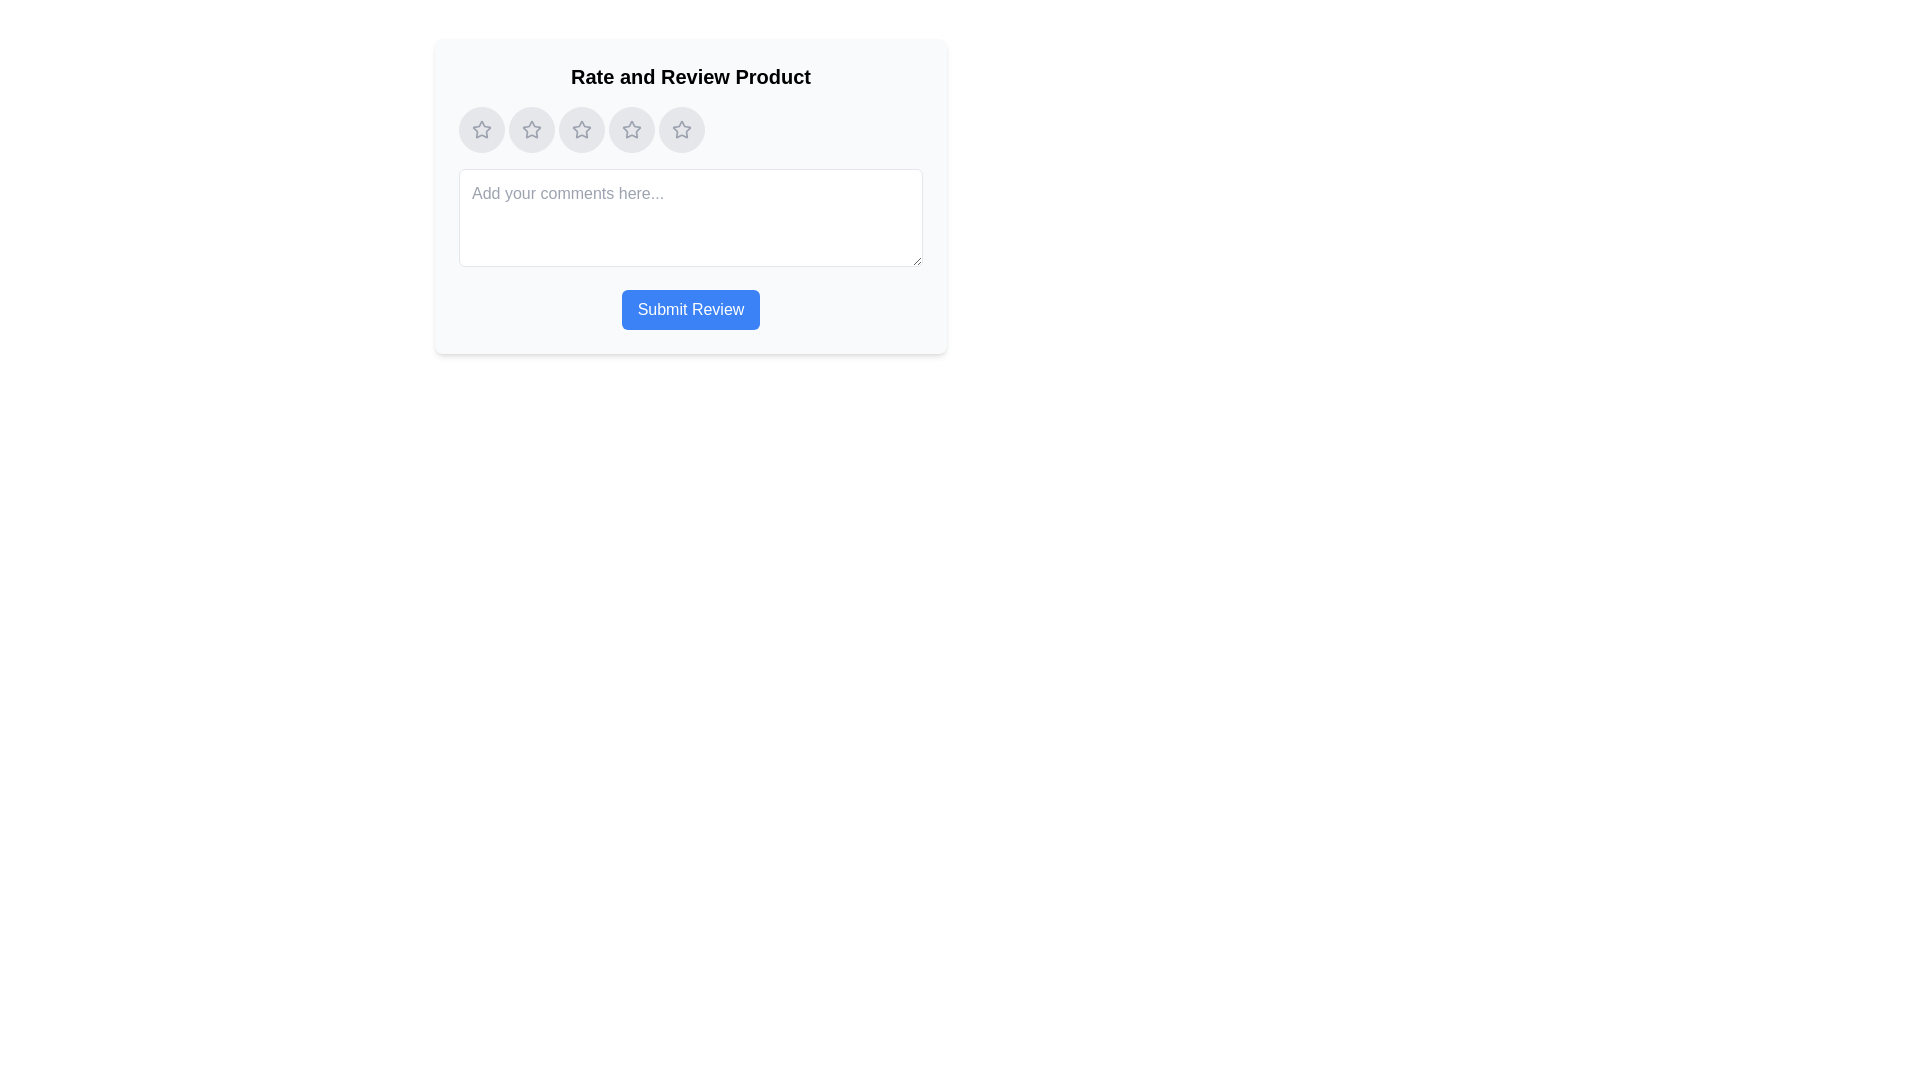 The height and width of the screenshot is (1080, 1920). I want to click on the fourth circular star-rating button with a gray background, so click(631, 130).